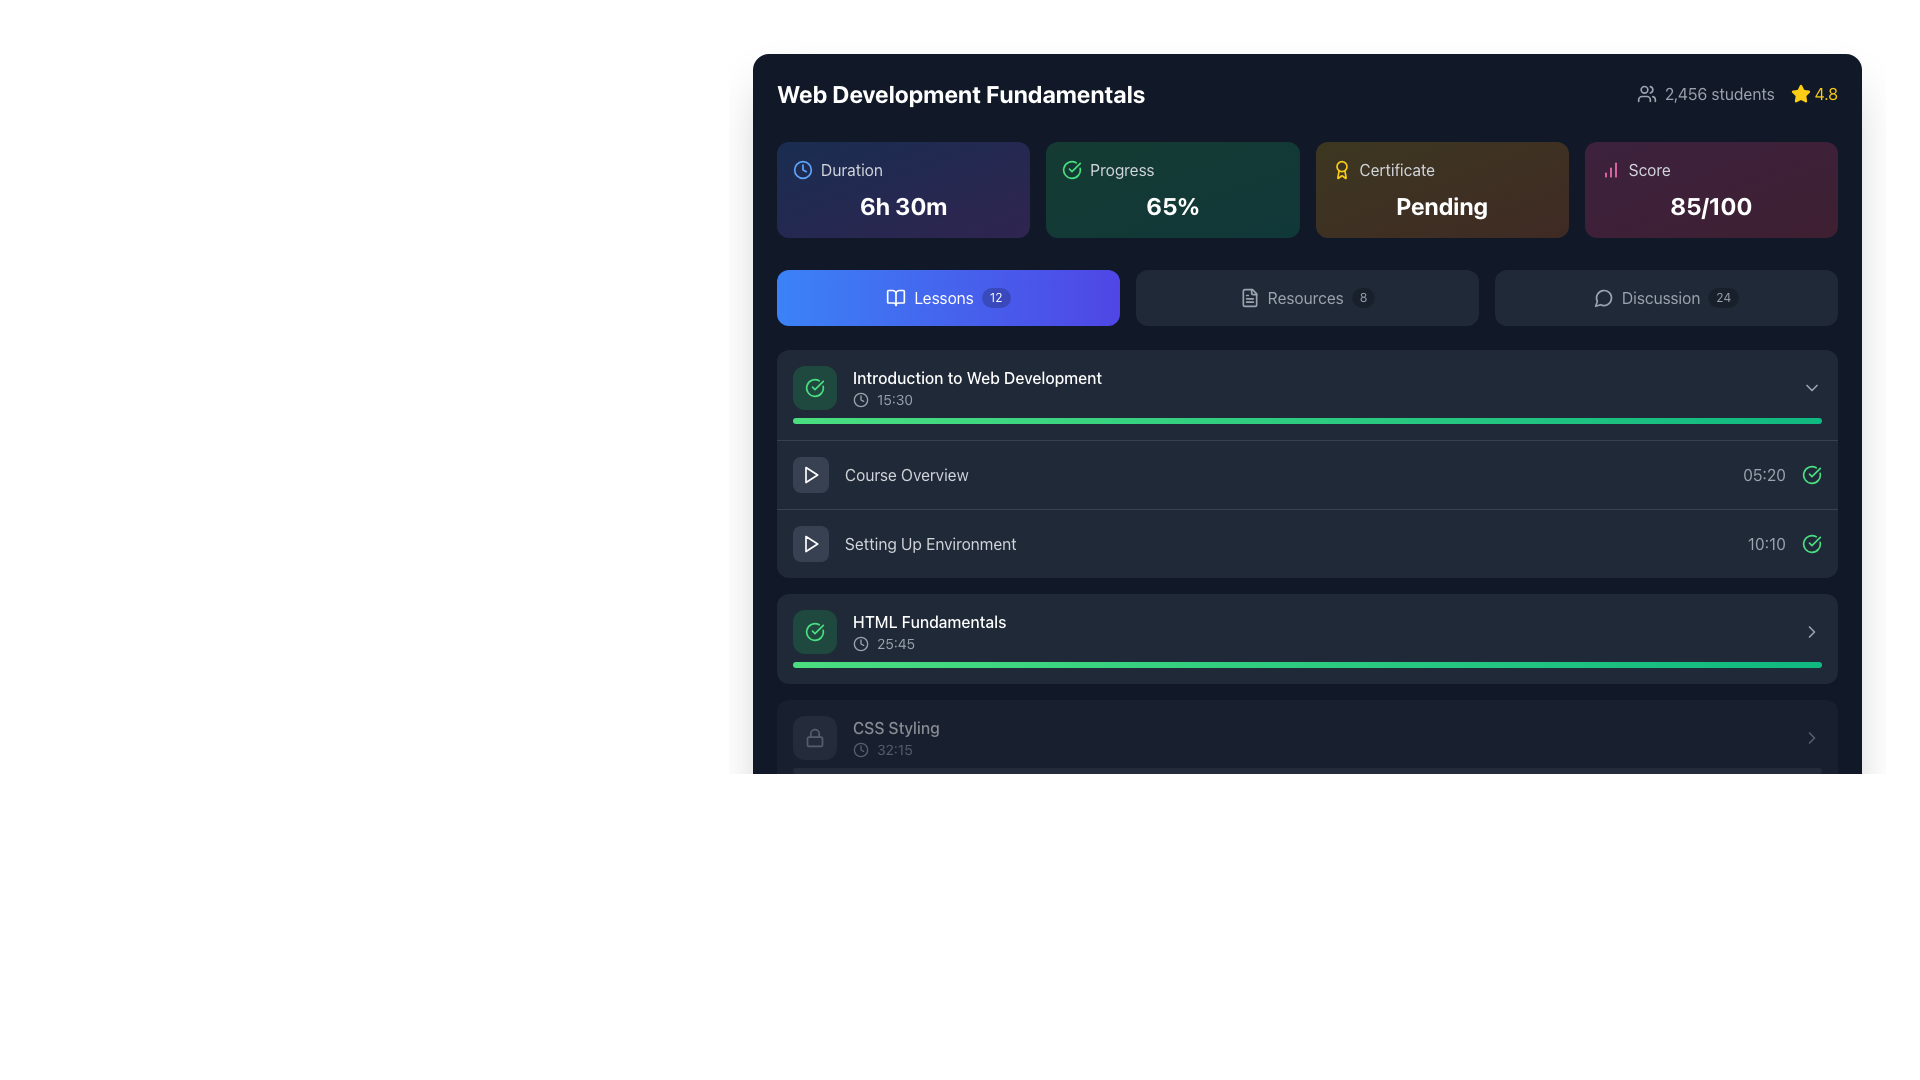 This screenshot has width=1920, height=1080. Describe the element at coordinates (961, 93) in the screenshot. I see `the text label titled 'Web Development Fundamentals' located at the top-left section of the interface` at that location.